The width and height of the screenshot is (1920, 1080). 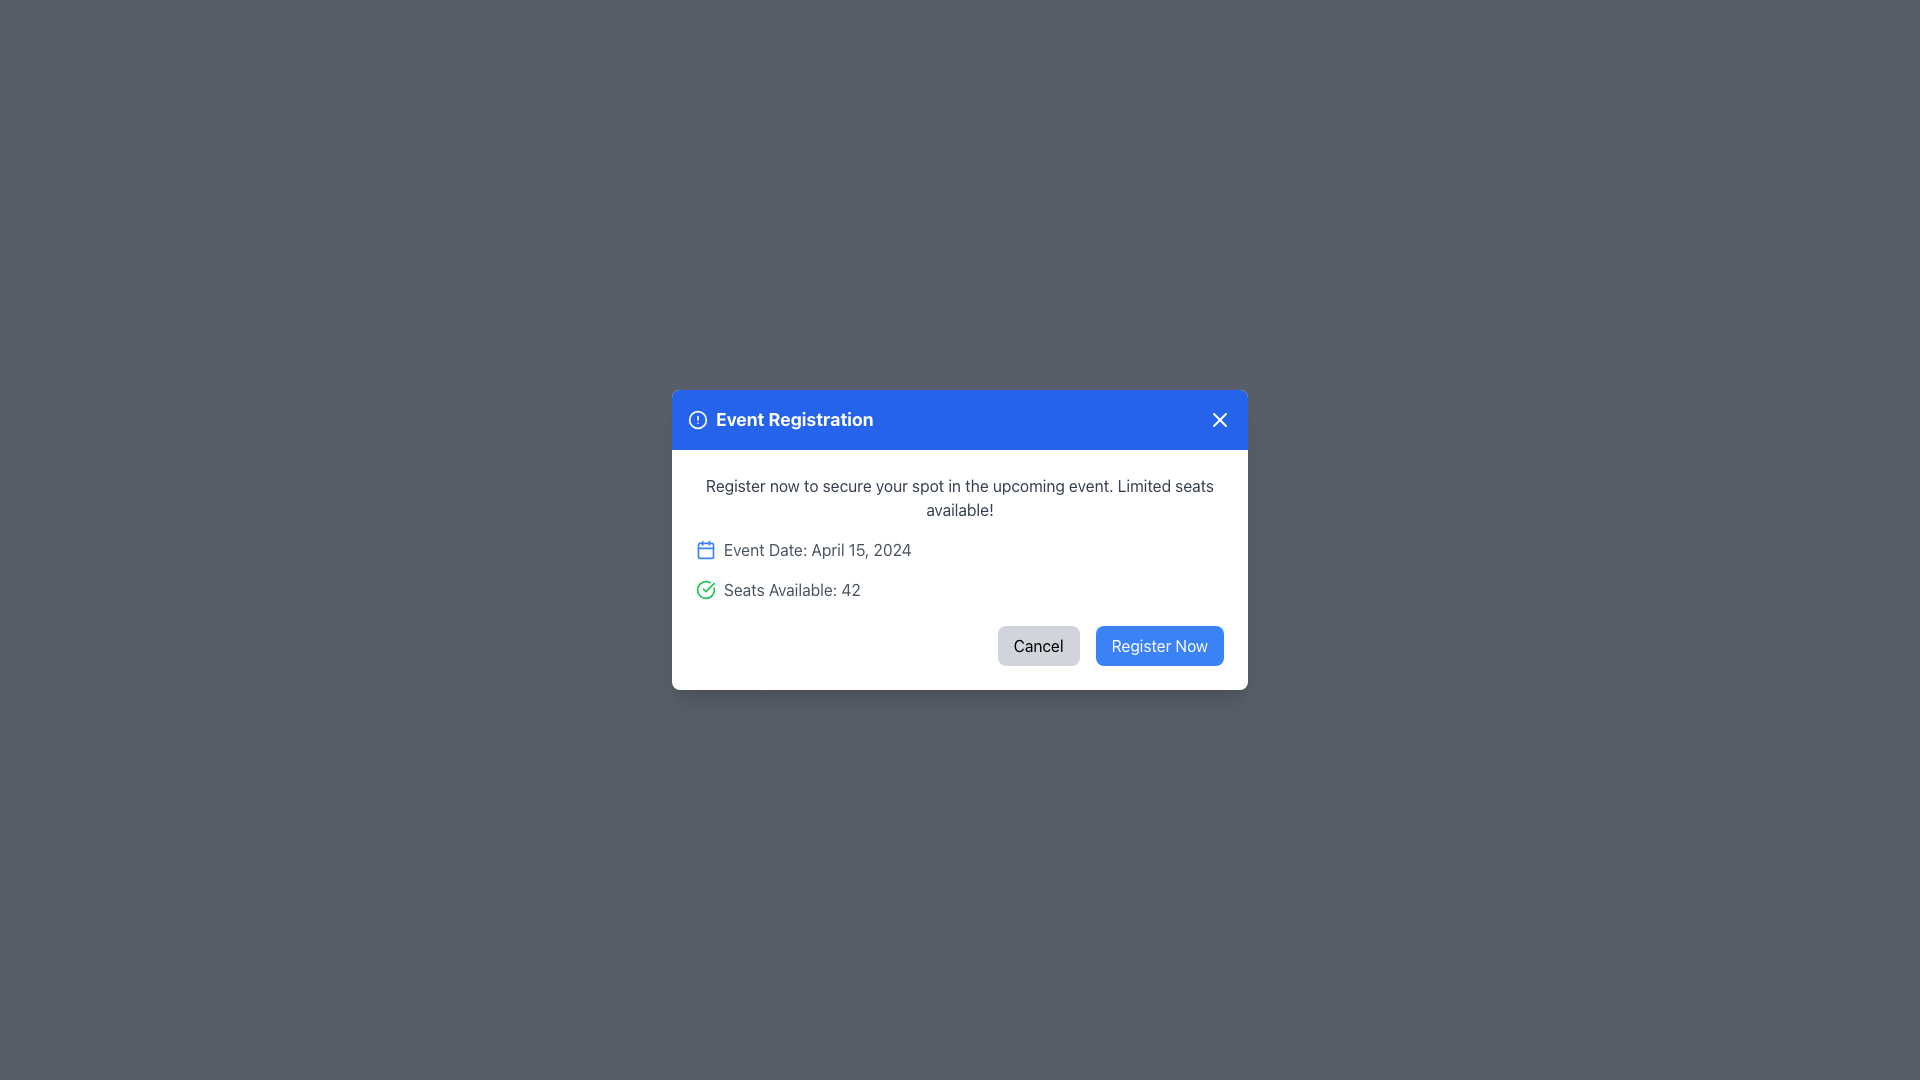 I want to click on the decorative calendar icon background located to the left of the 'Event Date' text in the modal window, so click(x=705, y=550).